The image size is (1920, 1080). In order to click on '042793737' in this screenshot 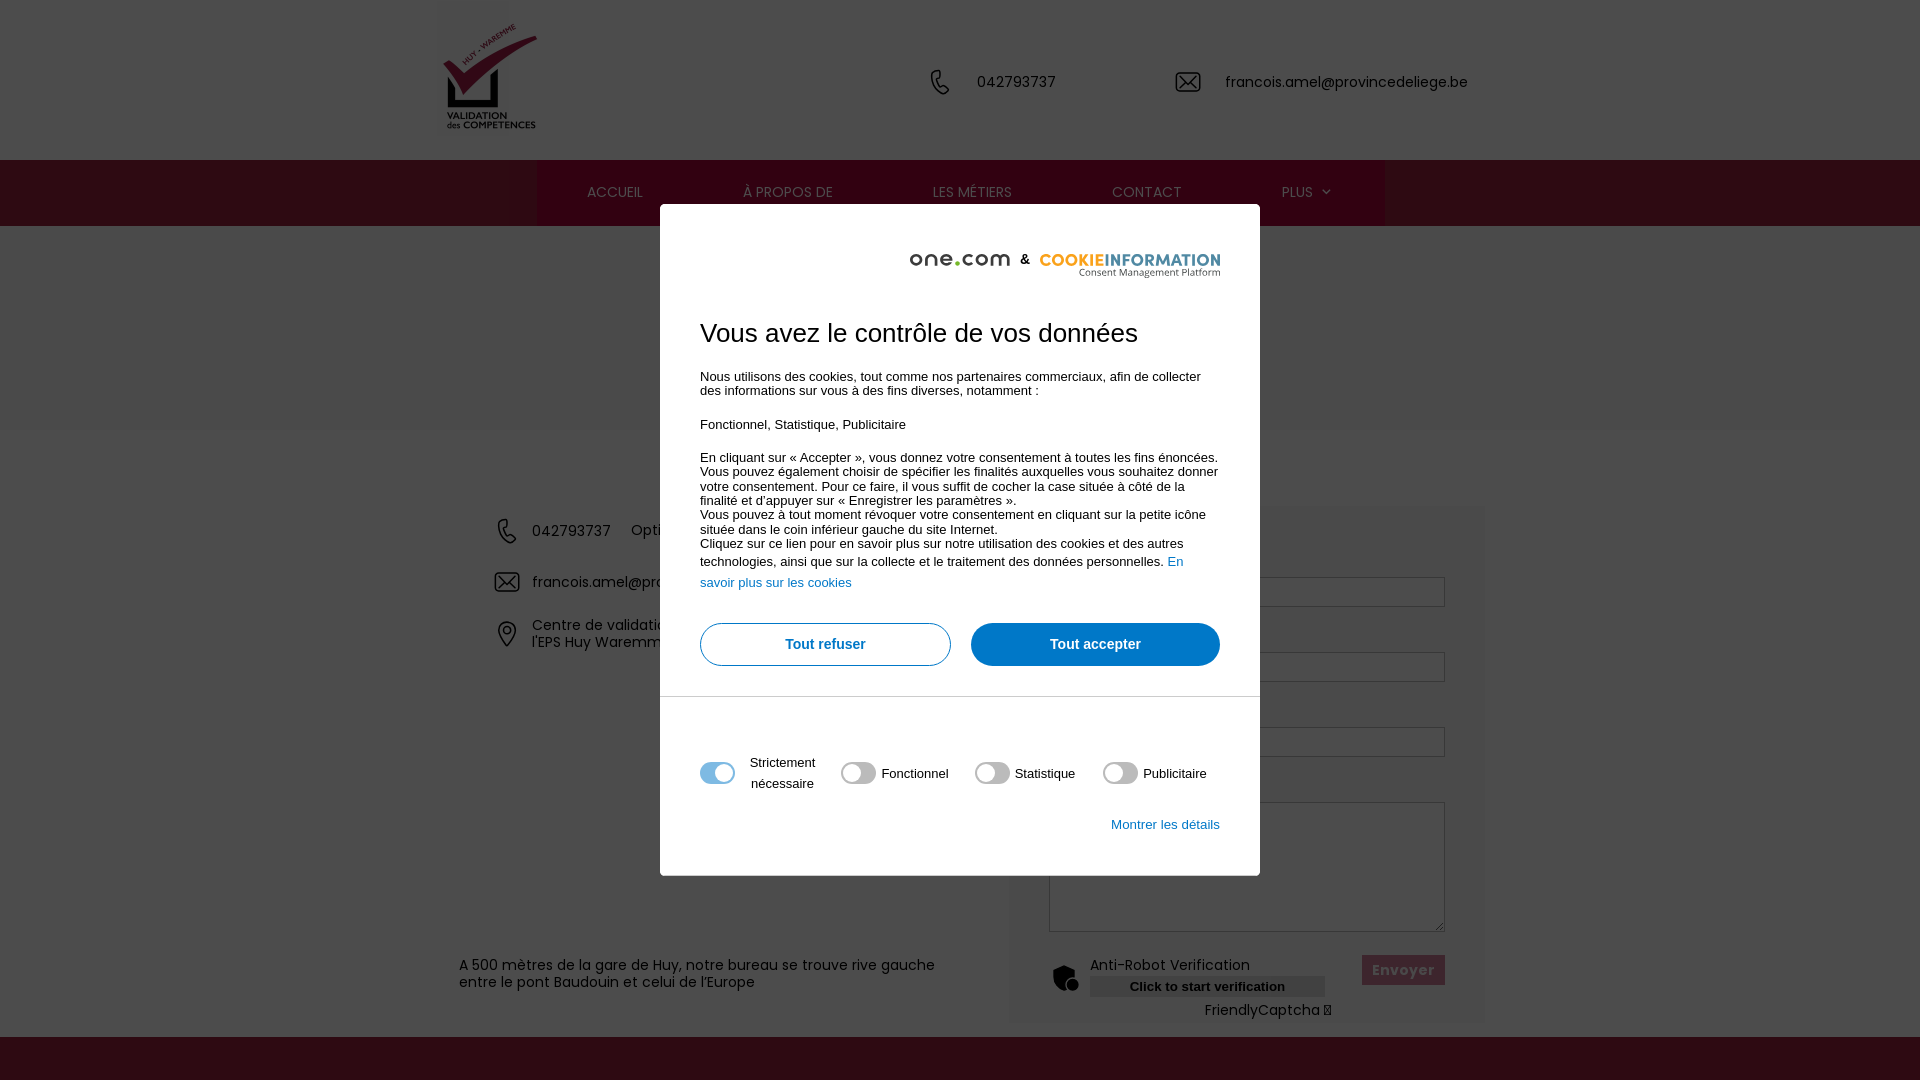, I will do `click(977, 80)`.